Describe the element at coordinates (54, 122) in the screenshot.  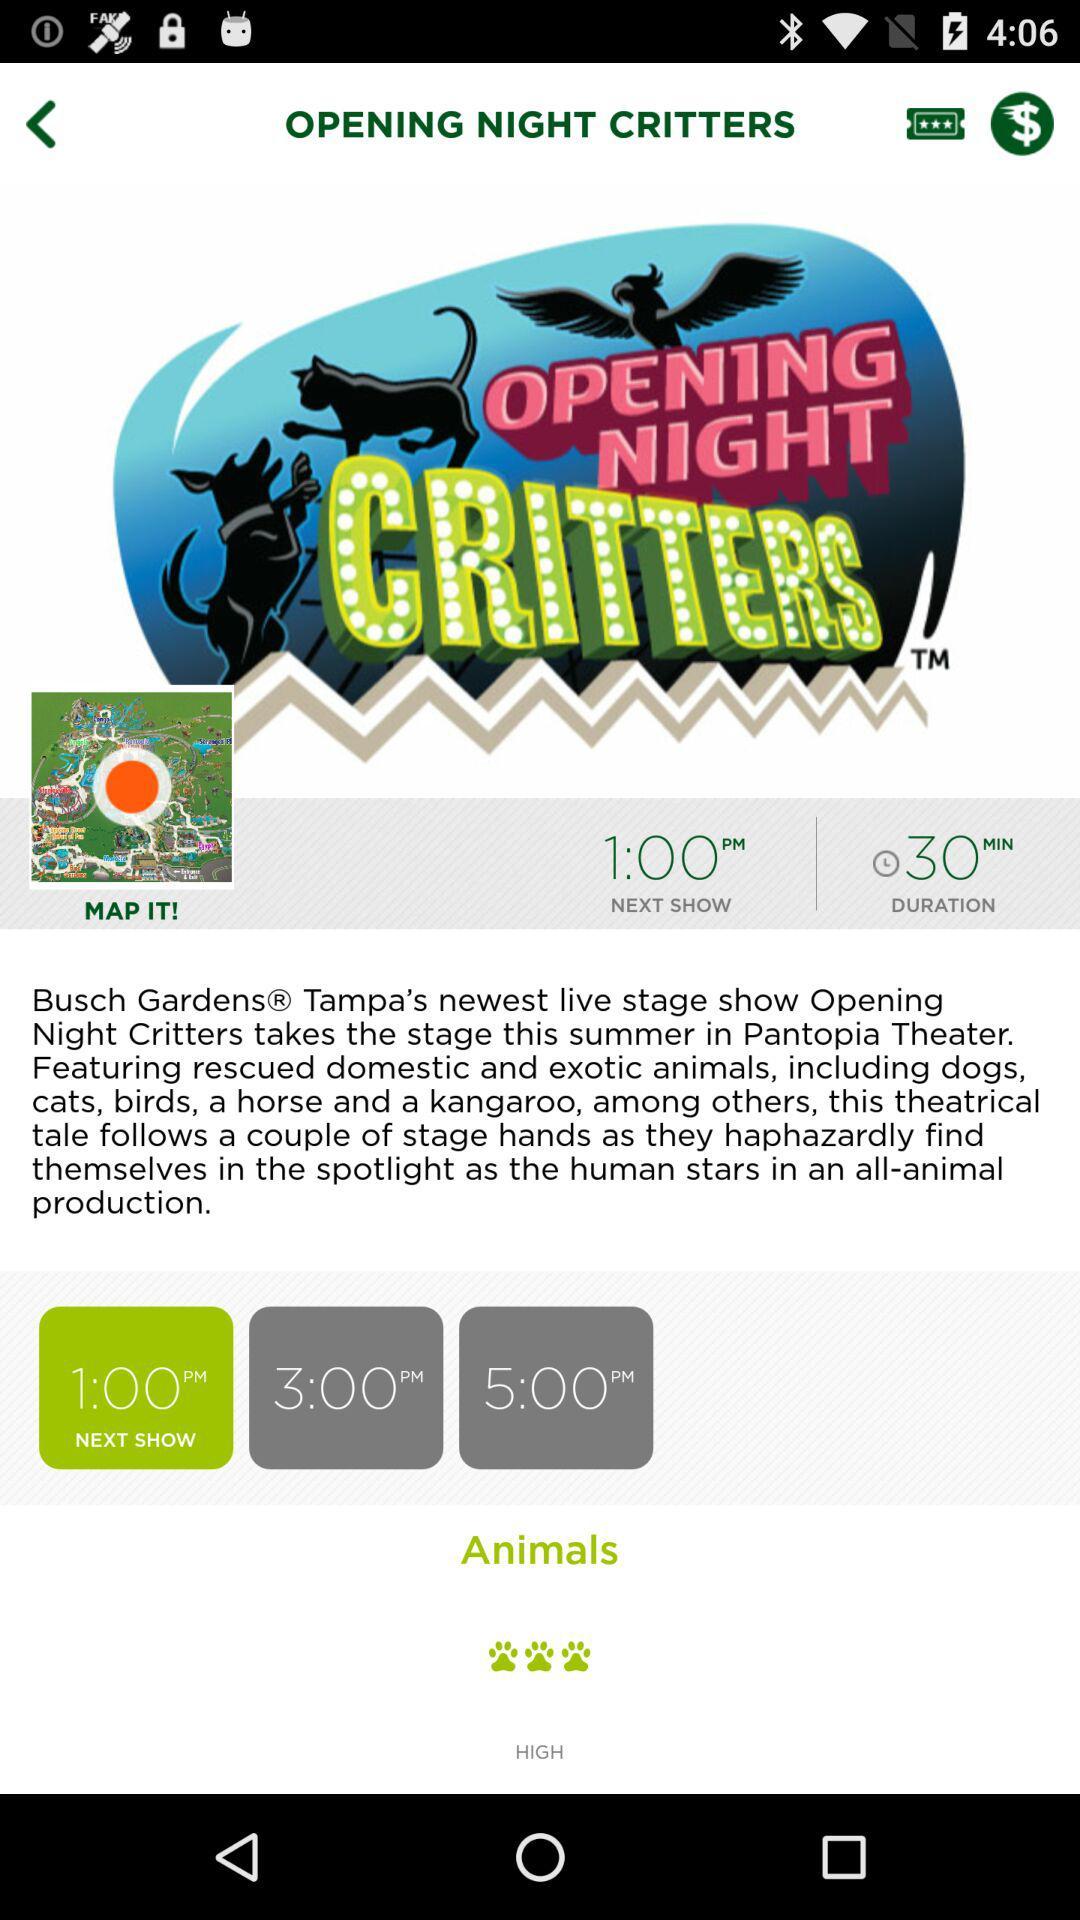
I see `previous` at that location.